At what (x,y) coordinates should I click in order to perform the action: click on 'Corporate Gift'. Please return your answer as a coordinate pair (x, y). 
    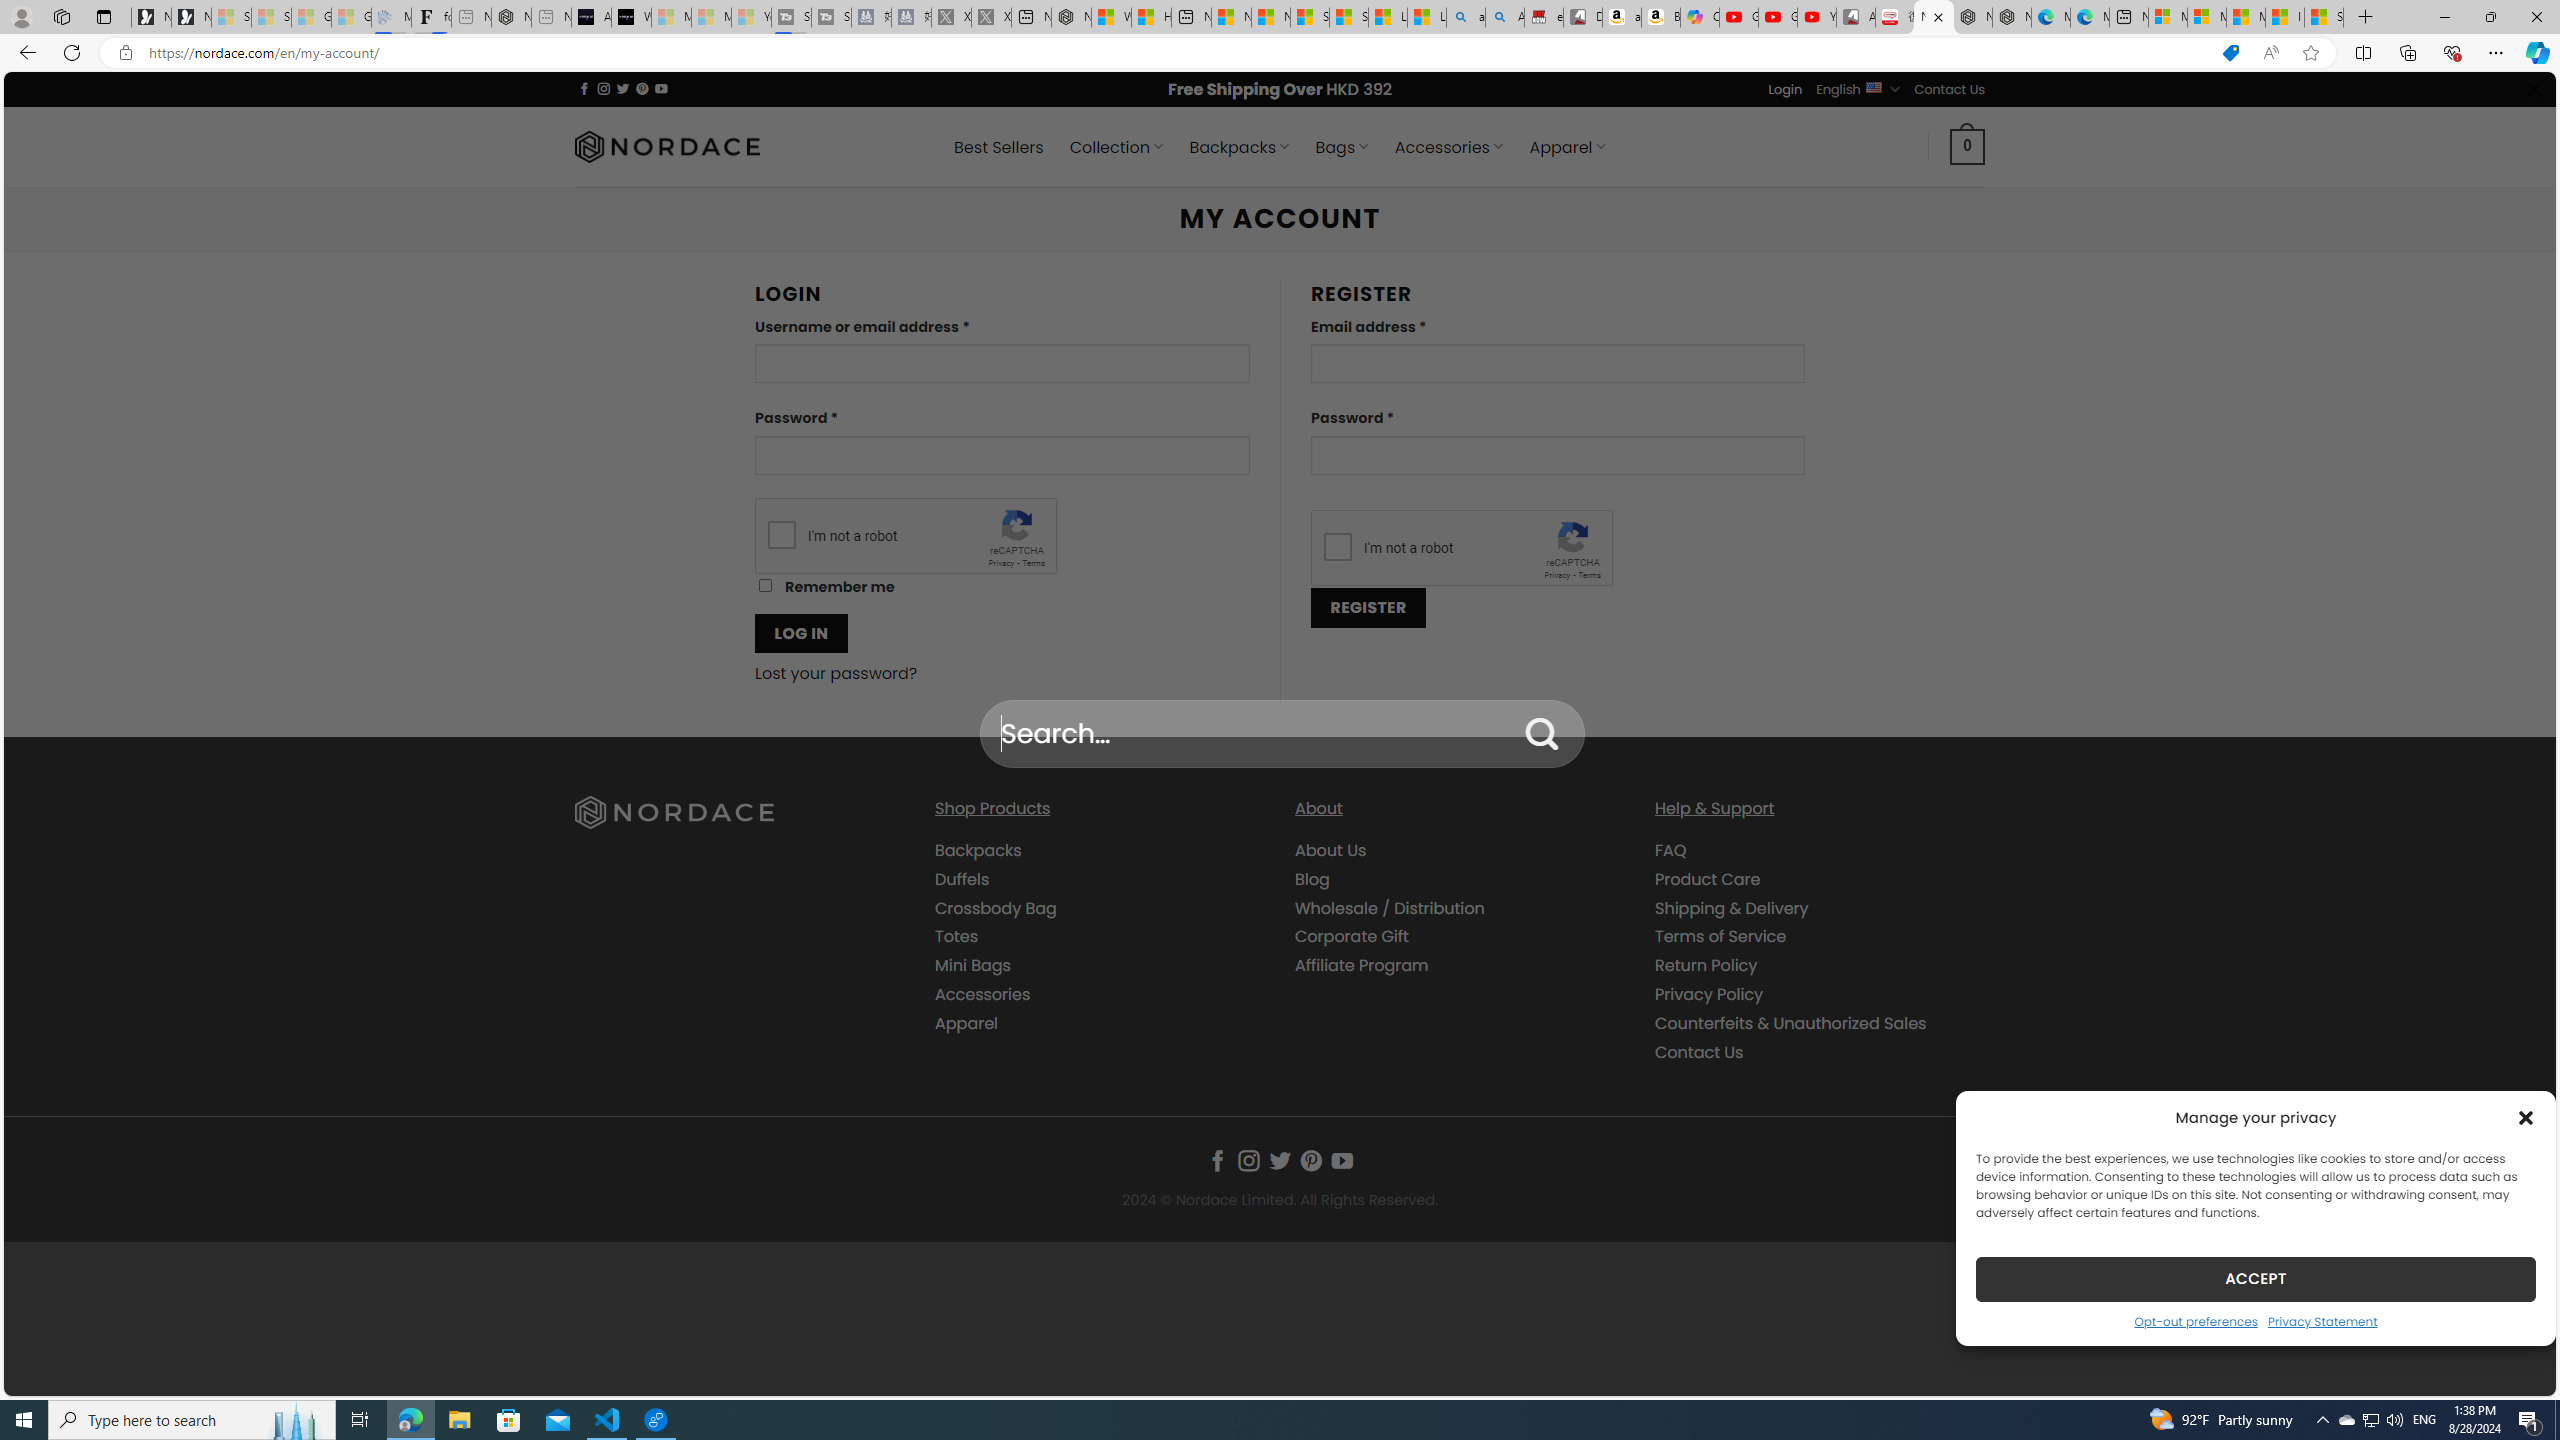
    Looking at the image, I should click on (1459, 937).